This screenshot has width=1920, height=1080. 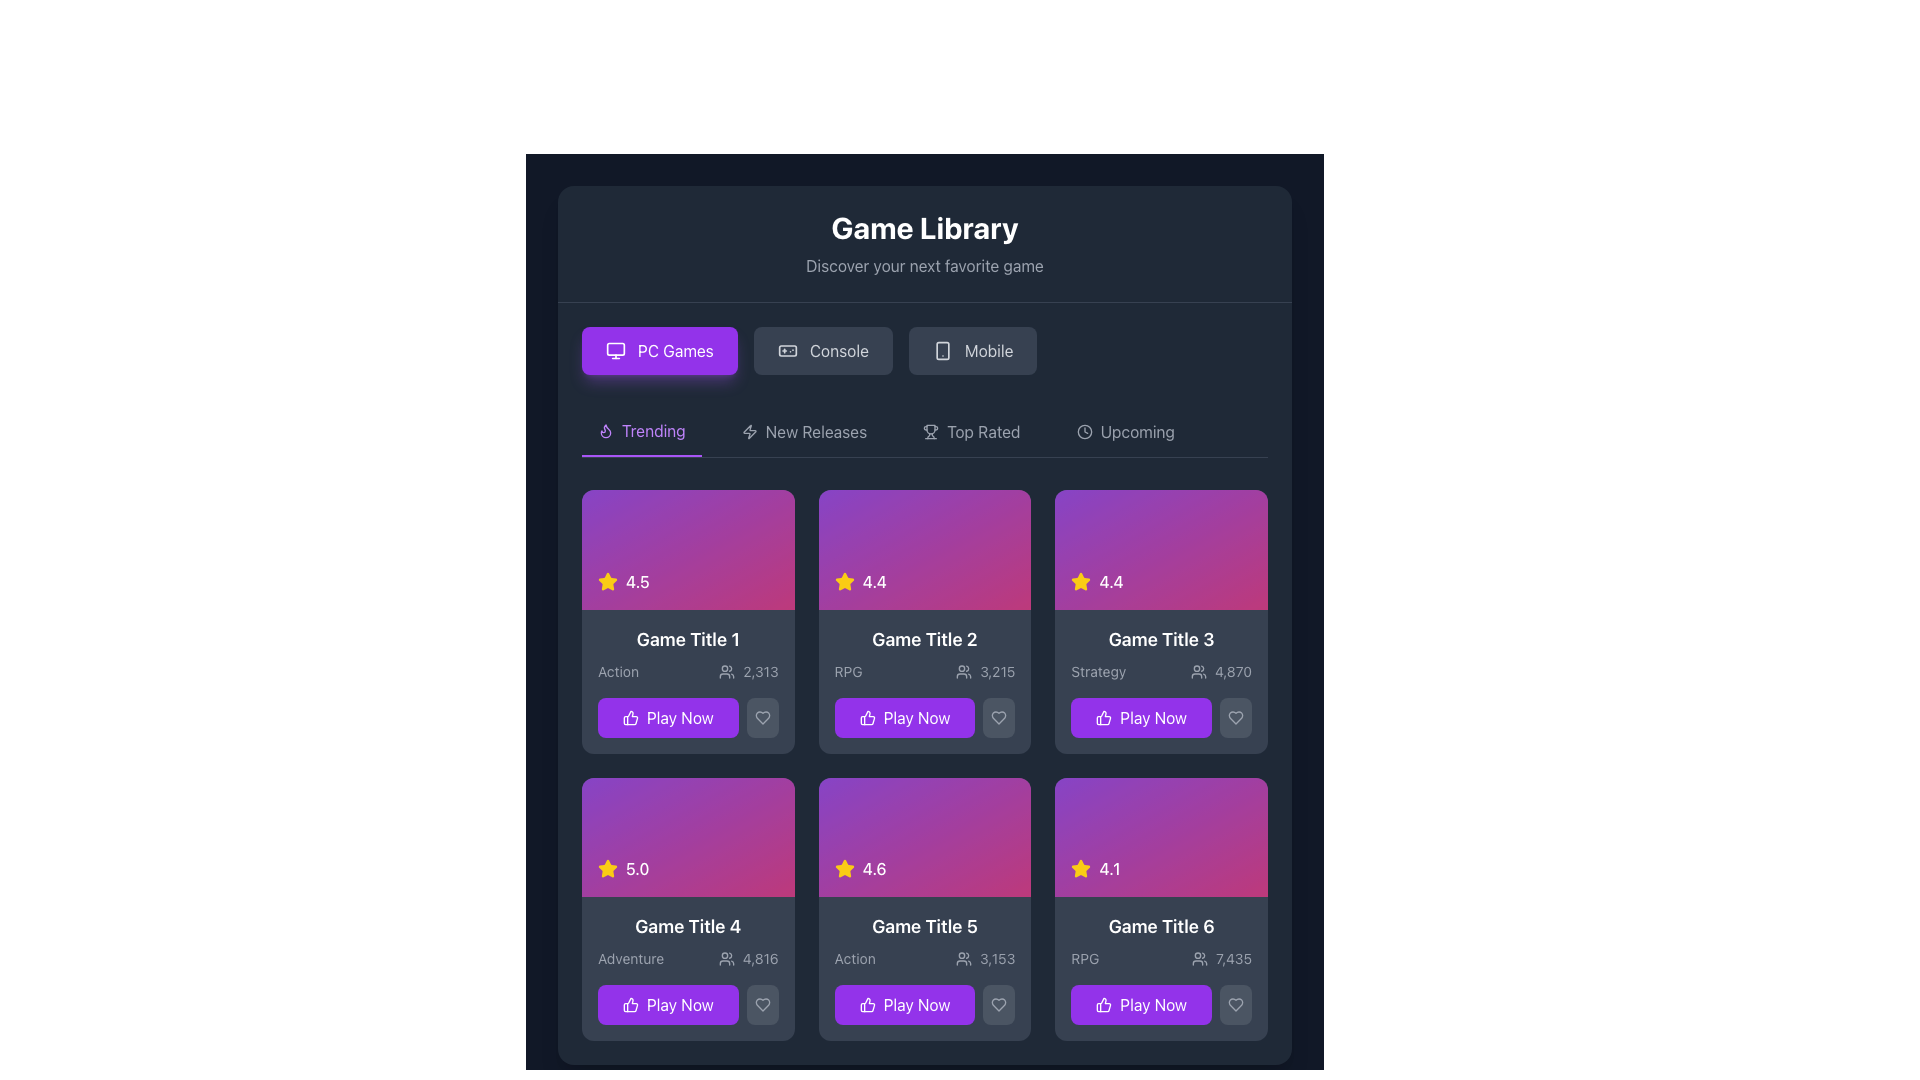 I want to click on the main title text label of the game card located in the second row, third column of the grid layout, positioned above the 'Action 3,153' text and 'Play Now' button, so click(x=924, y=927).